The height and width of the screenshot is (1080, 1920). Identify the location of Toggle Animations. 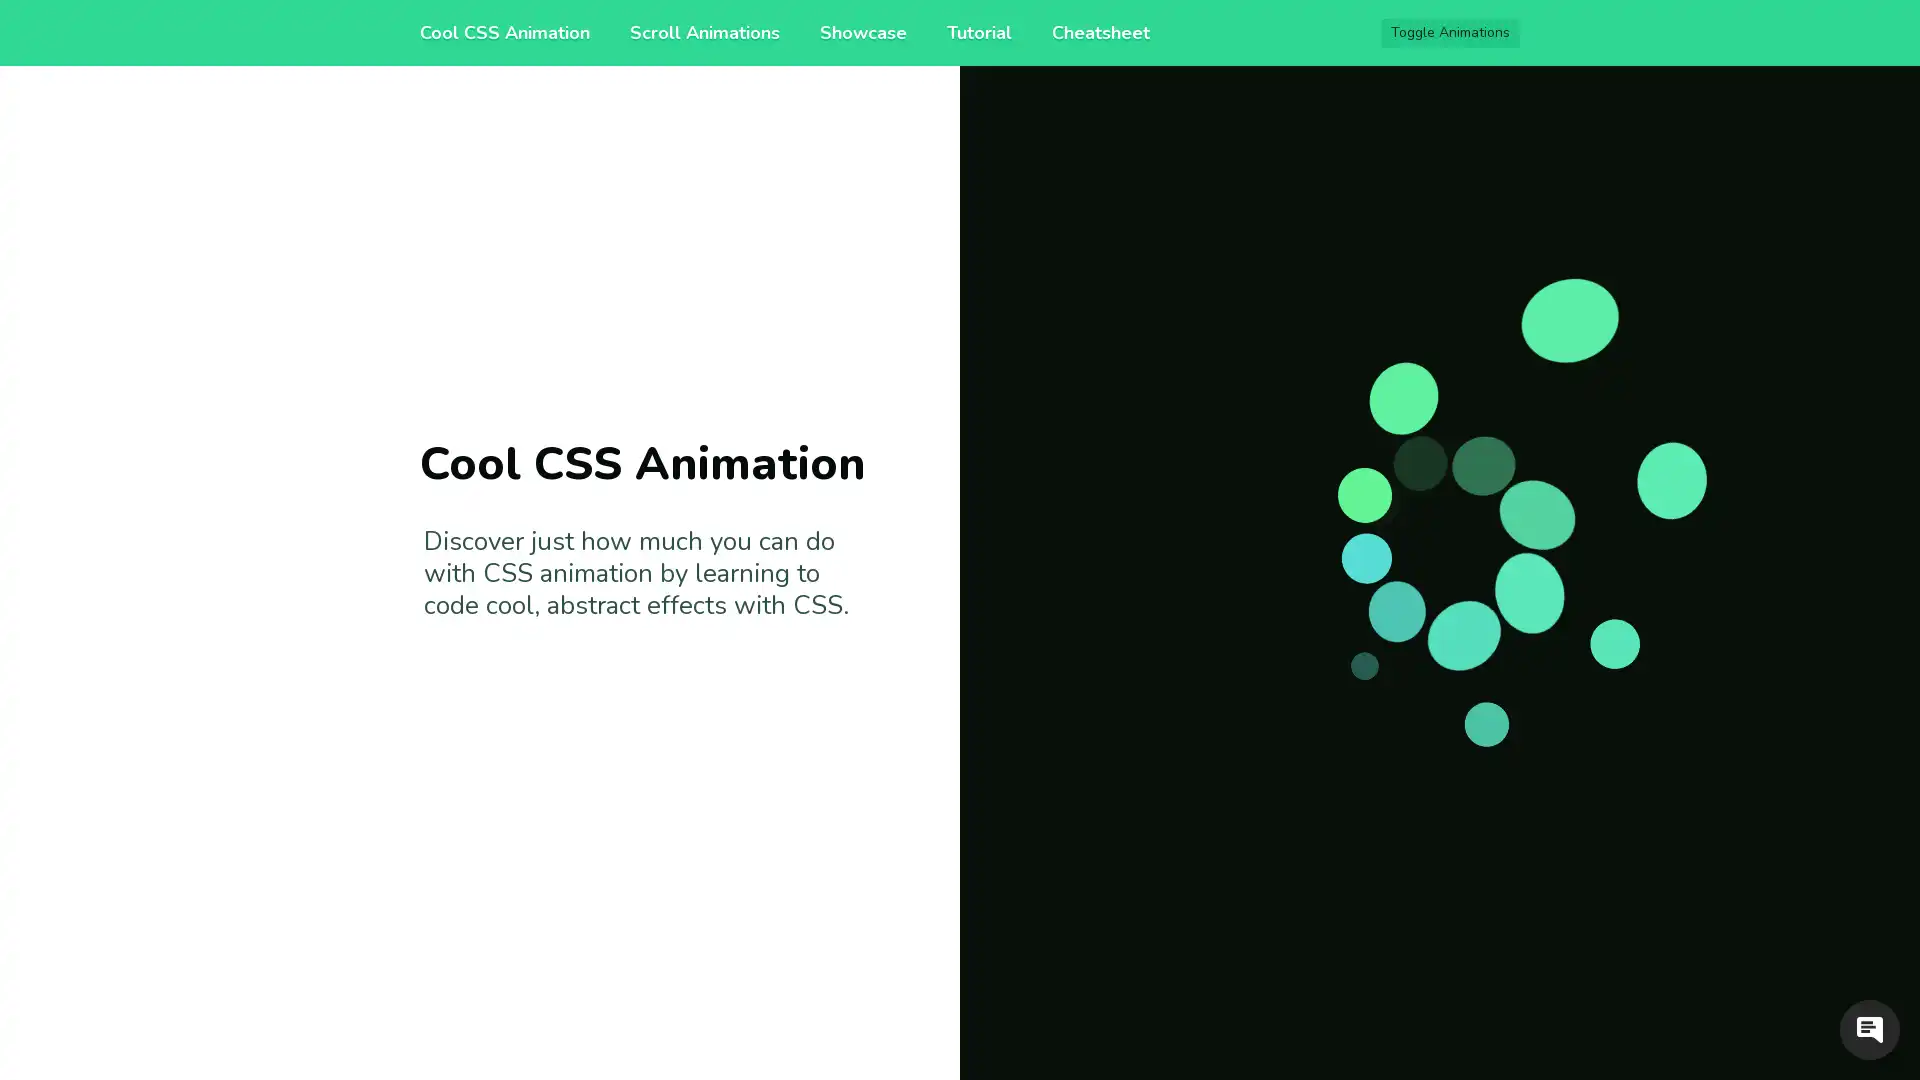
(1450, 33).